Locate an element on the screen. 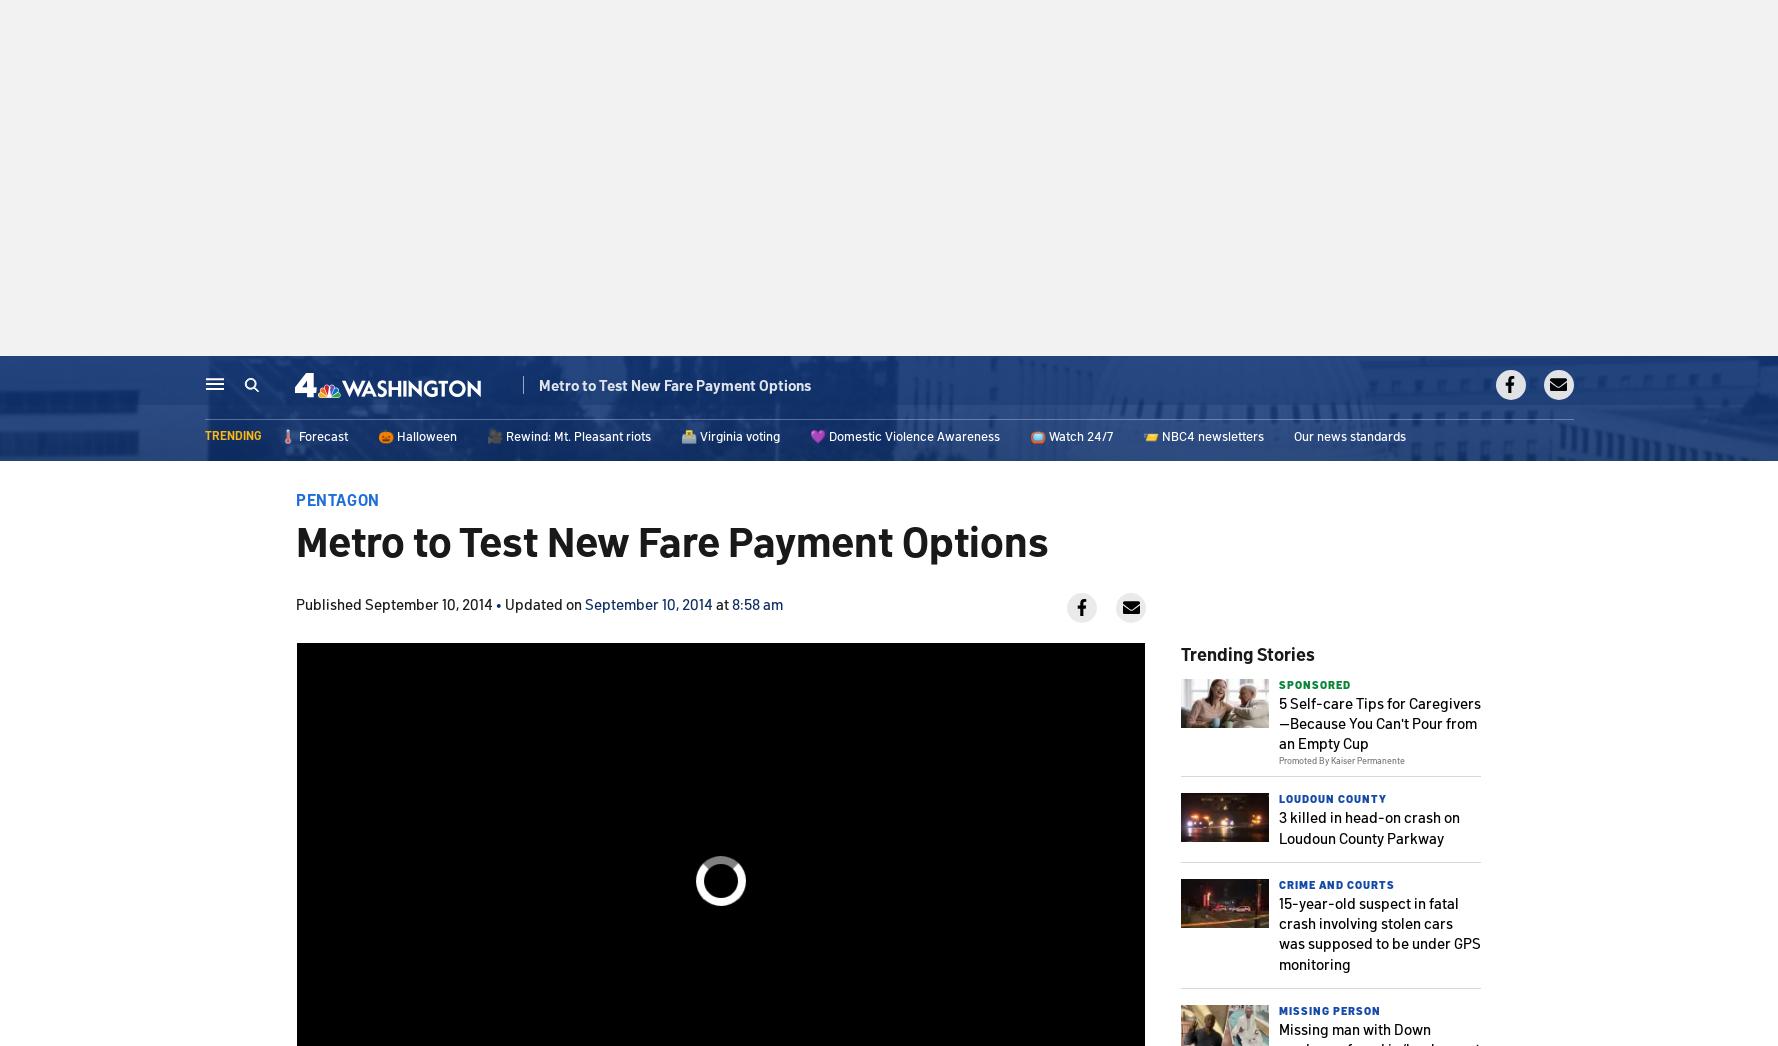 Image resolution: width=1778 pixels, height=1046 pixels. 'Pentagon' is located at coordinates (296, 498).